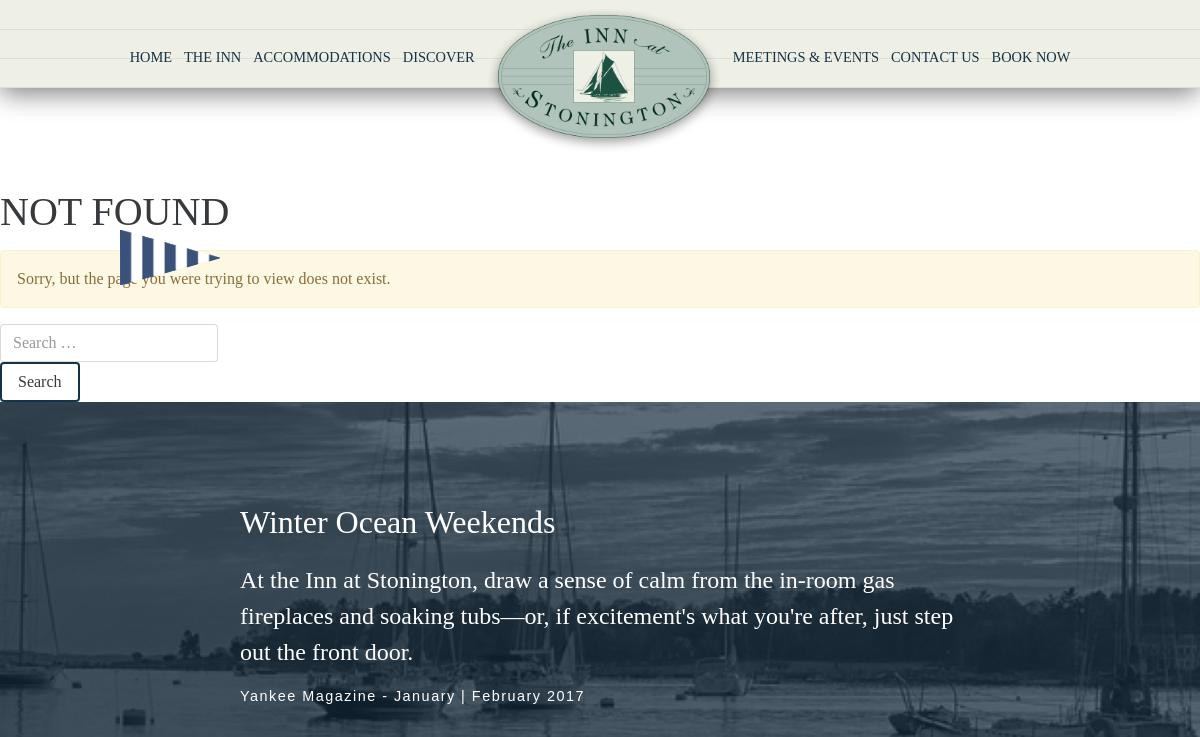  Describe the element at coordinates (595, 615) in the screenshot. I see `'At the Inn at Stonington, draw a sense of calm from the in-room gas fireplaces and soaking tubs—or, if excitement's what you're after, just step out the front door.'` at that location.